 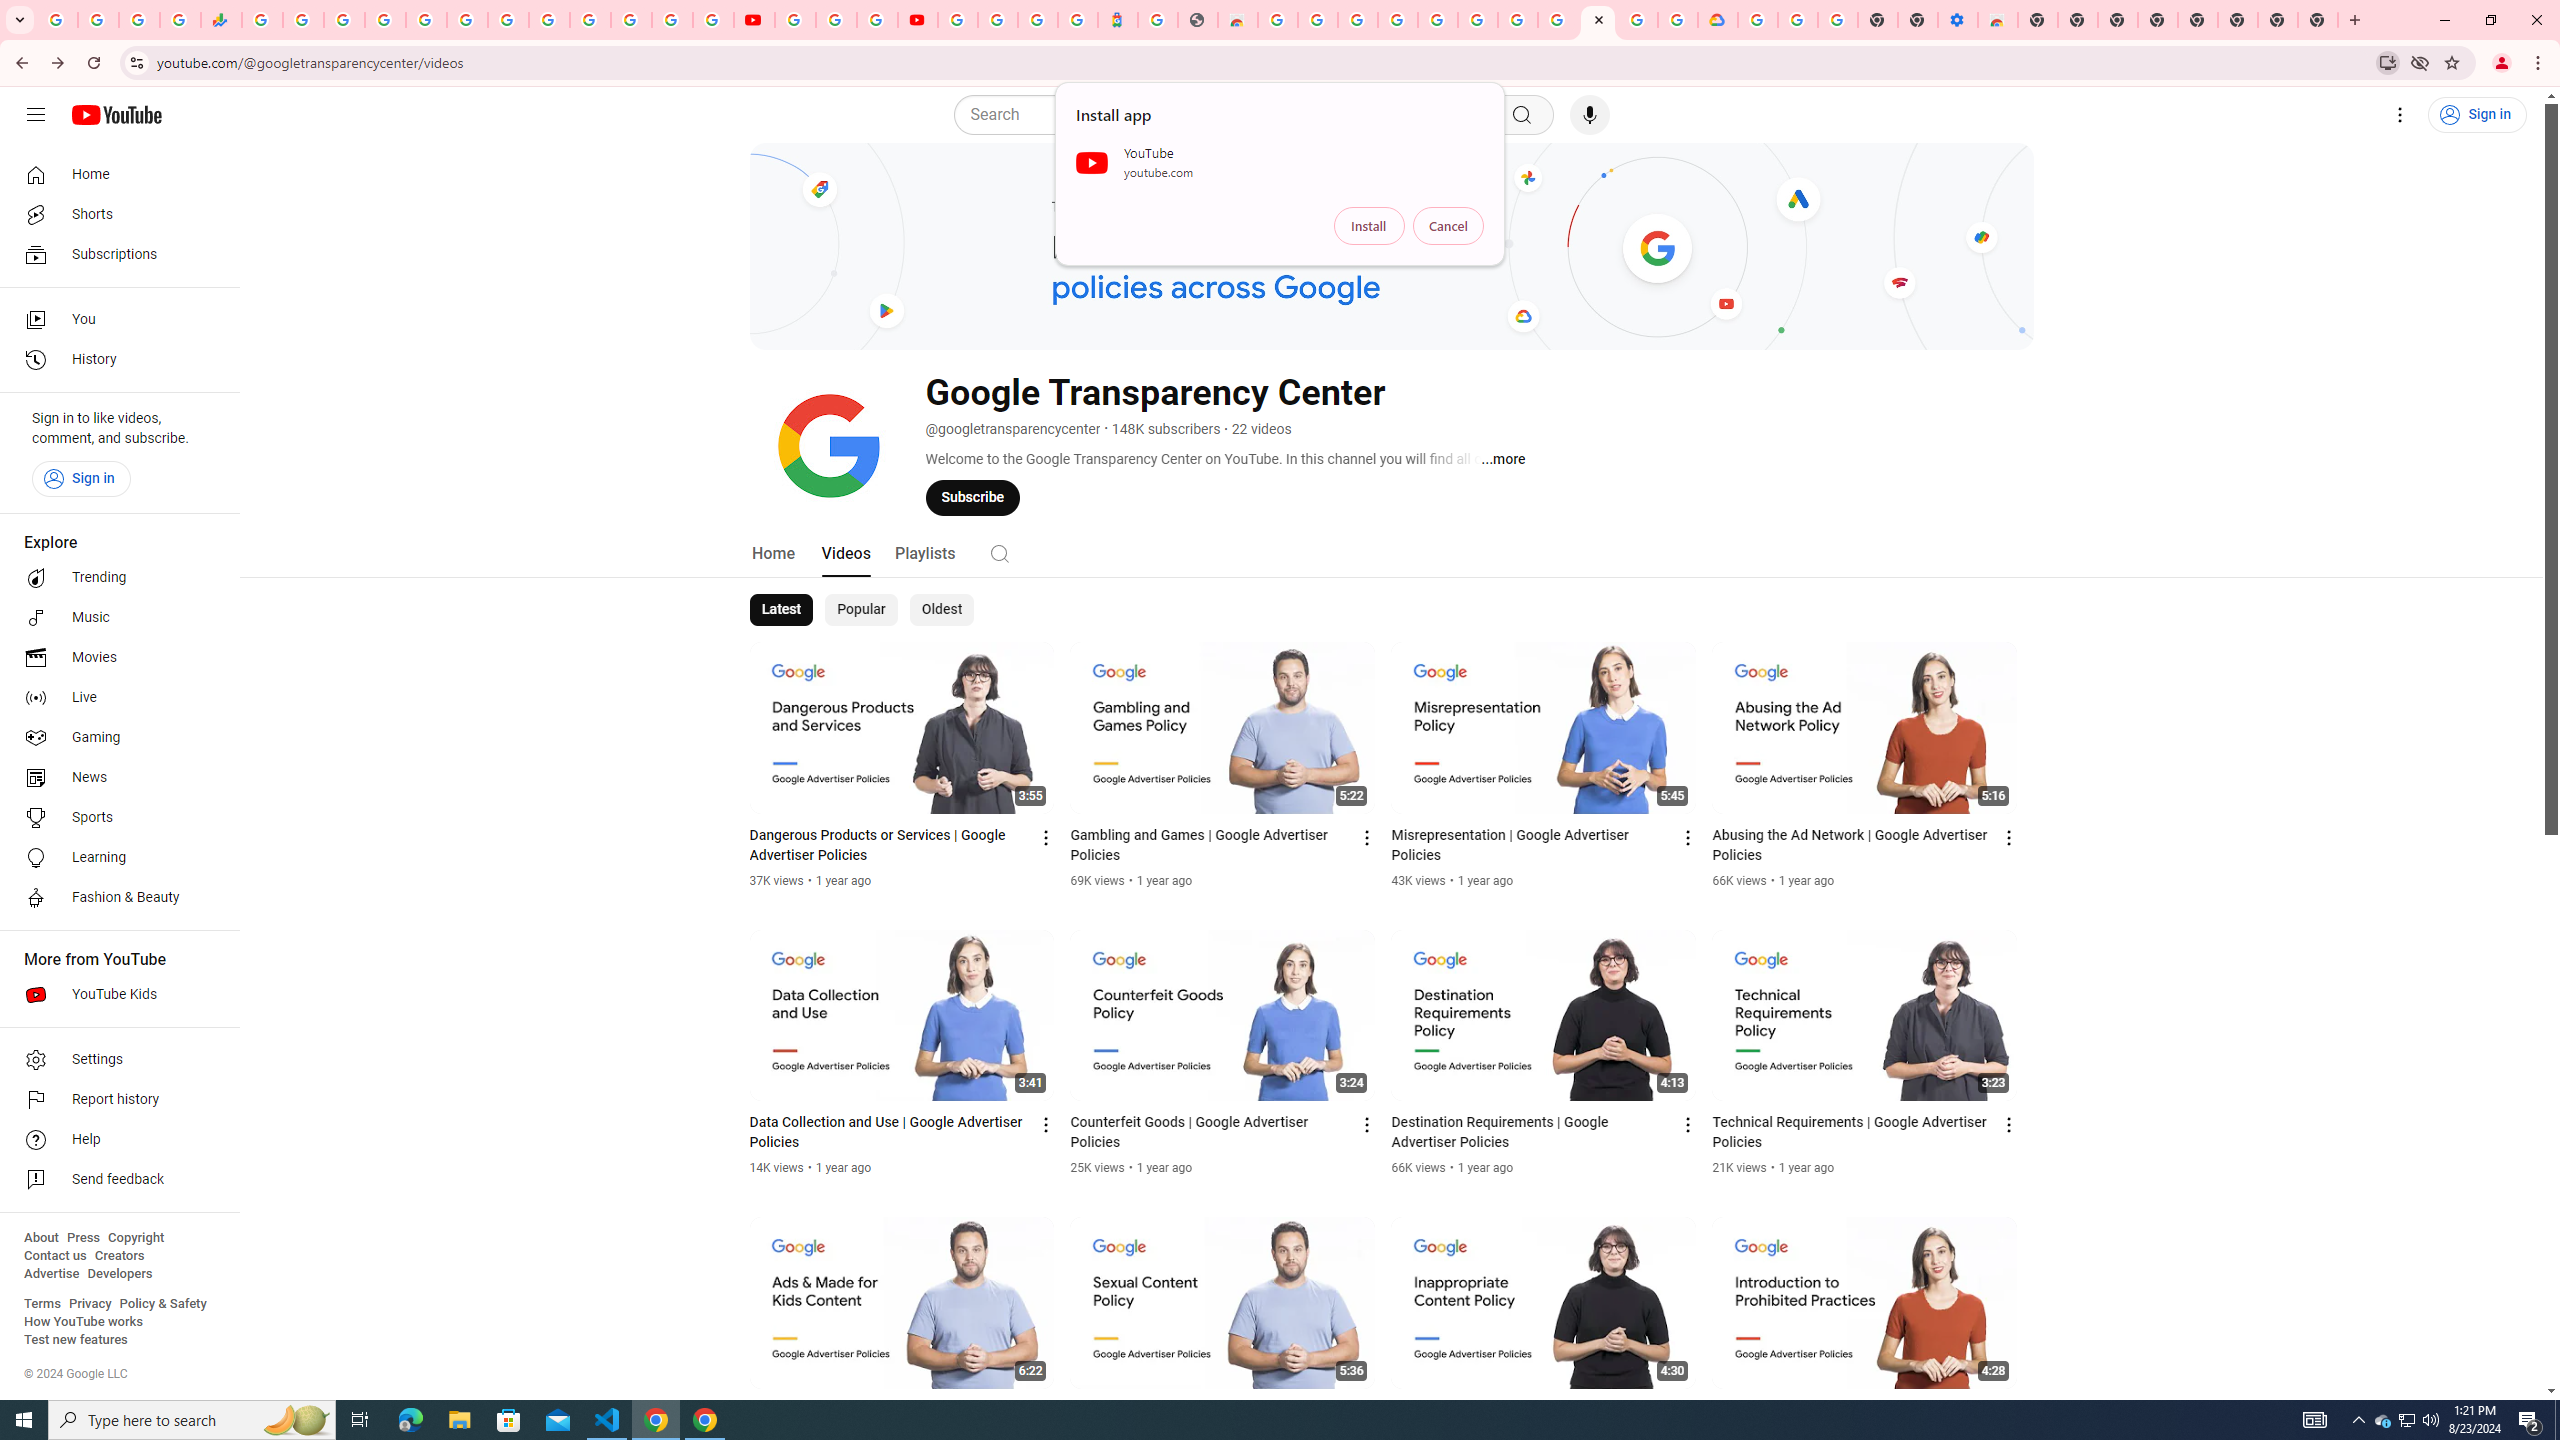 What do you see at coordinates (113, 857) in the screenshot?
I see `'Learning'` at bounding box center [113, 857].